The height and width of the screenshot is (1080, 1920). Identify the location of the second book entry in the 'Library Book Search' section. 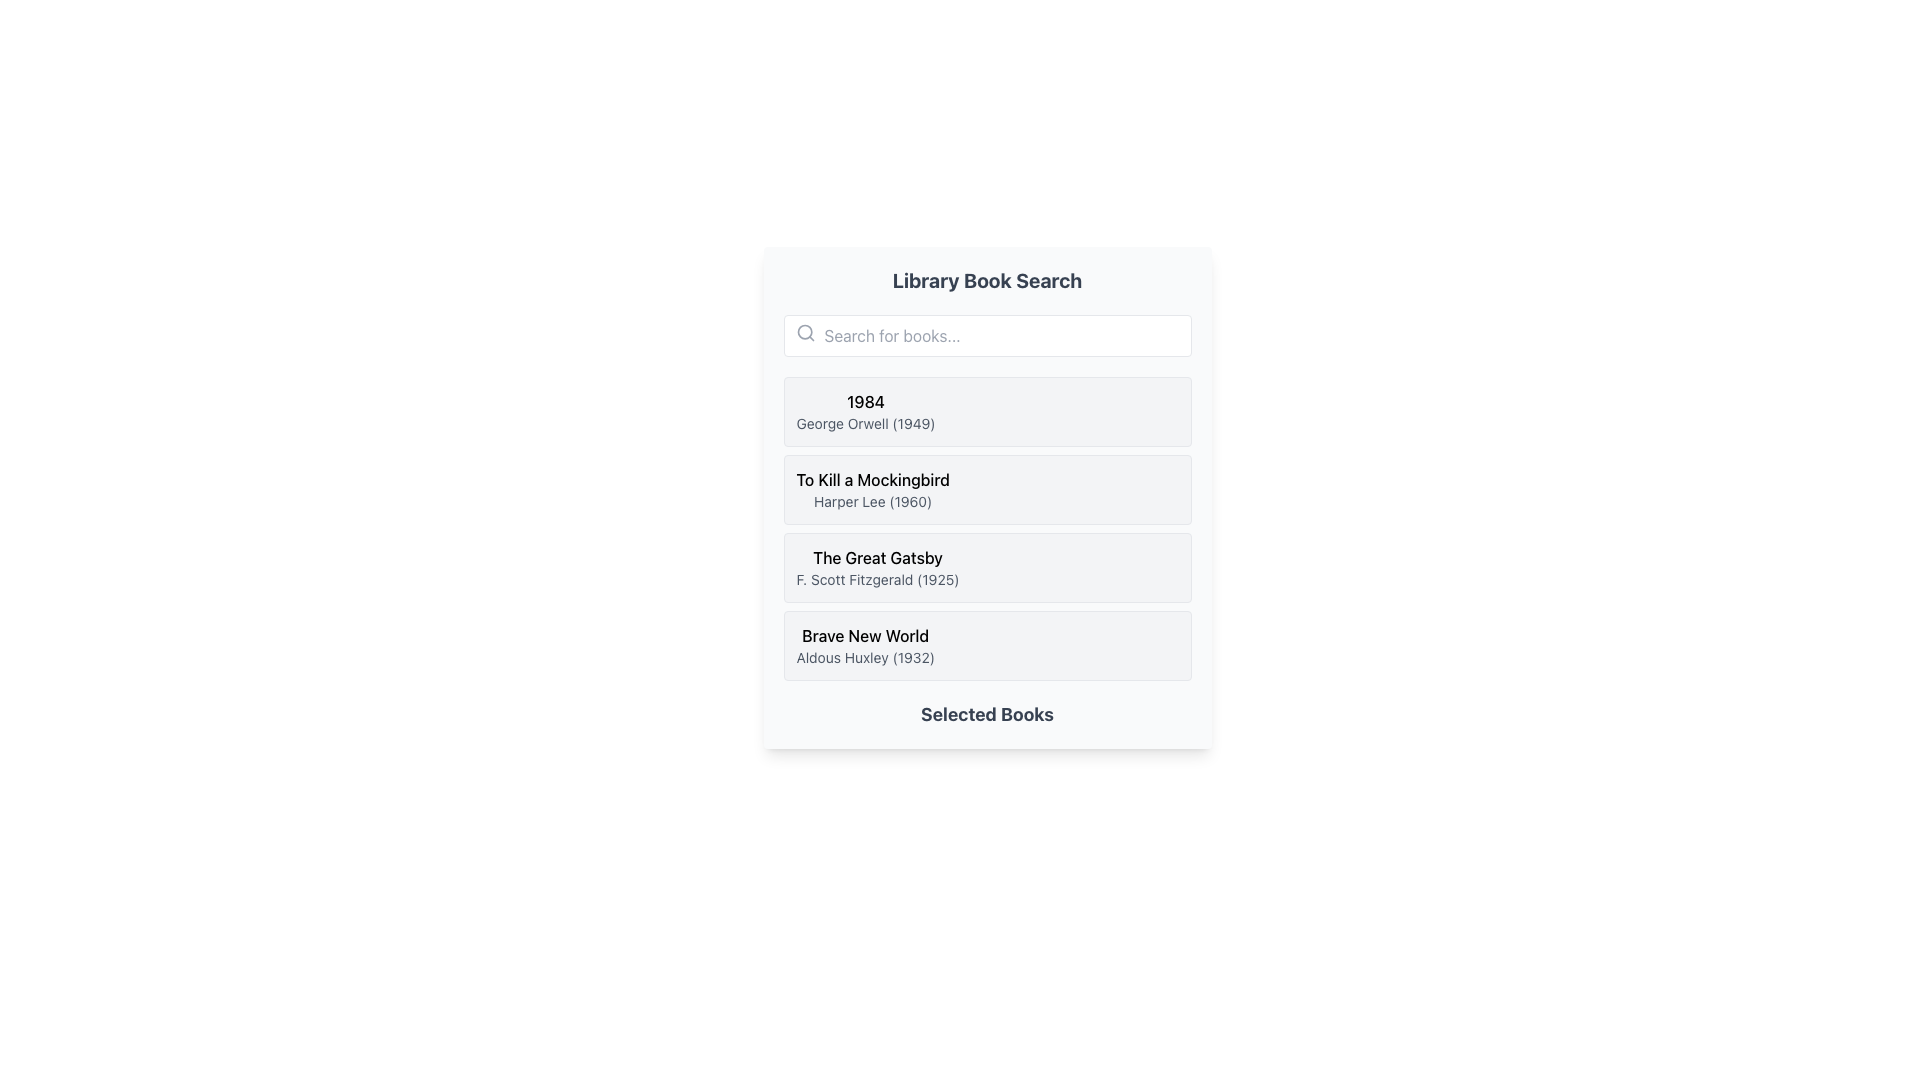
(987, 489).